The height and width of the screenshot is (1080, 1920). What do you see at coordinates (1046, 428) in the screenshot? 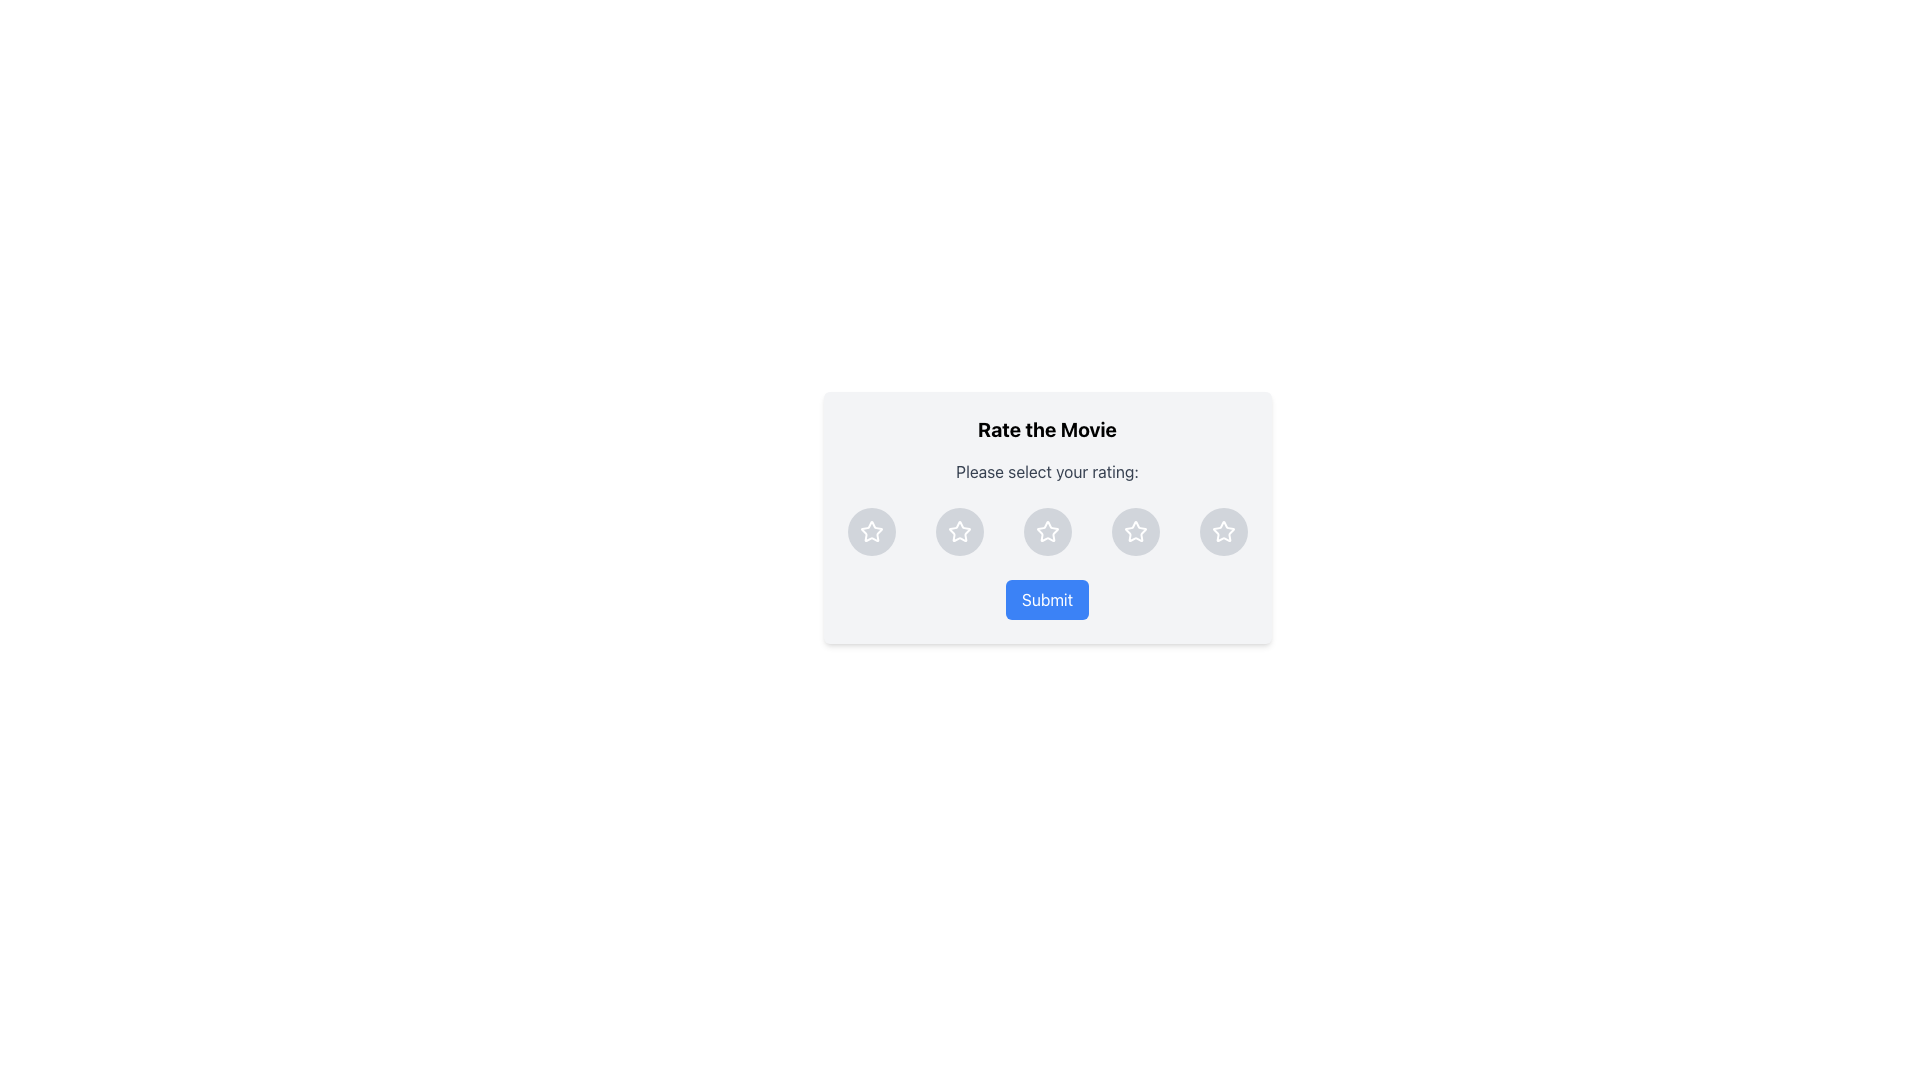
I see `Header Text that serves as a title for the rating interface, positioned at the top of the card-like component above the text 'Please select your rating:'` at bounding box center [1046, 428].